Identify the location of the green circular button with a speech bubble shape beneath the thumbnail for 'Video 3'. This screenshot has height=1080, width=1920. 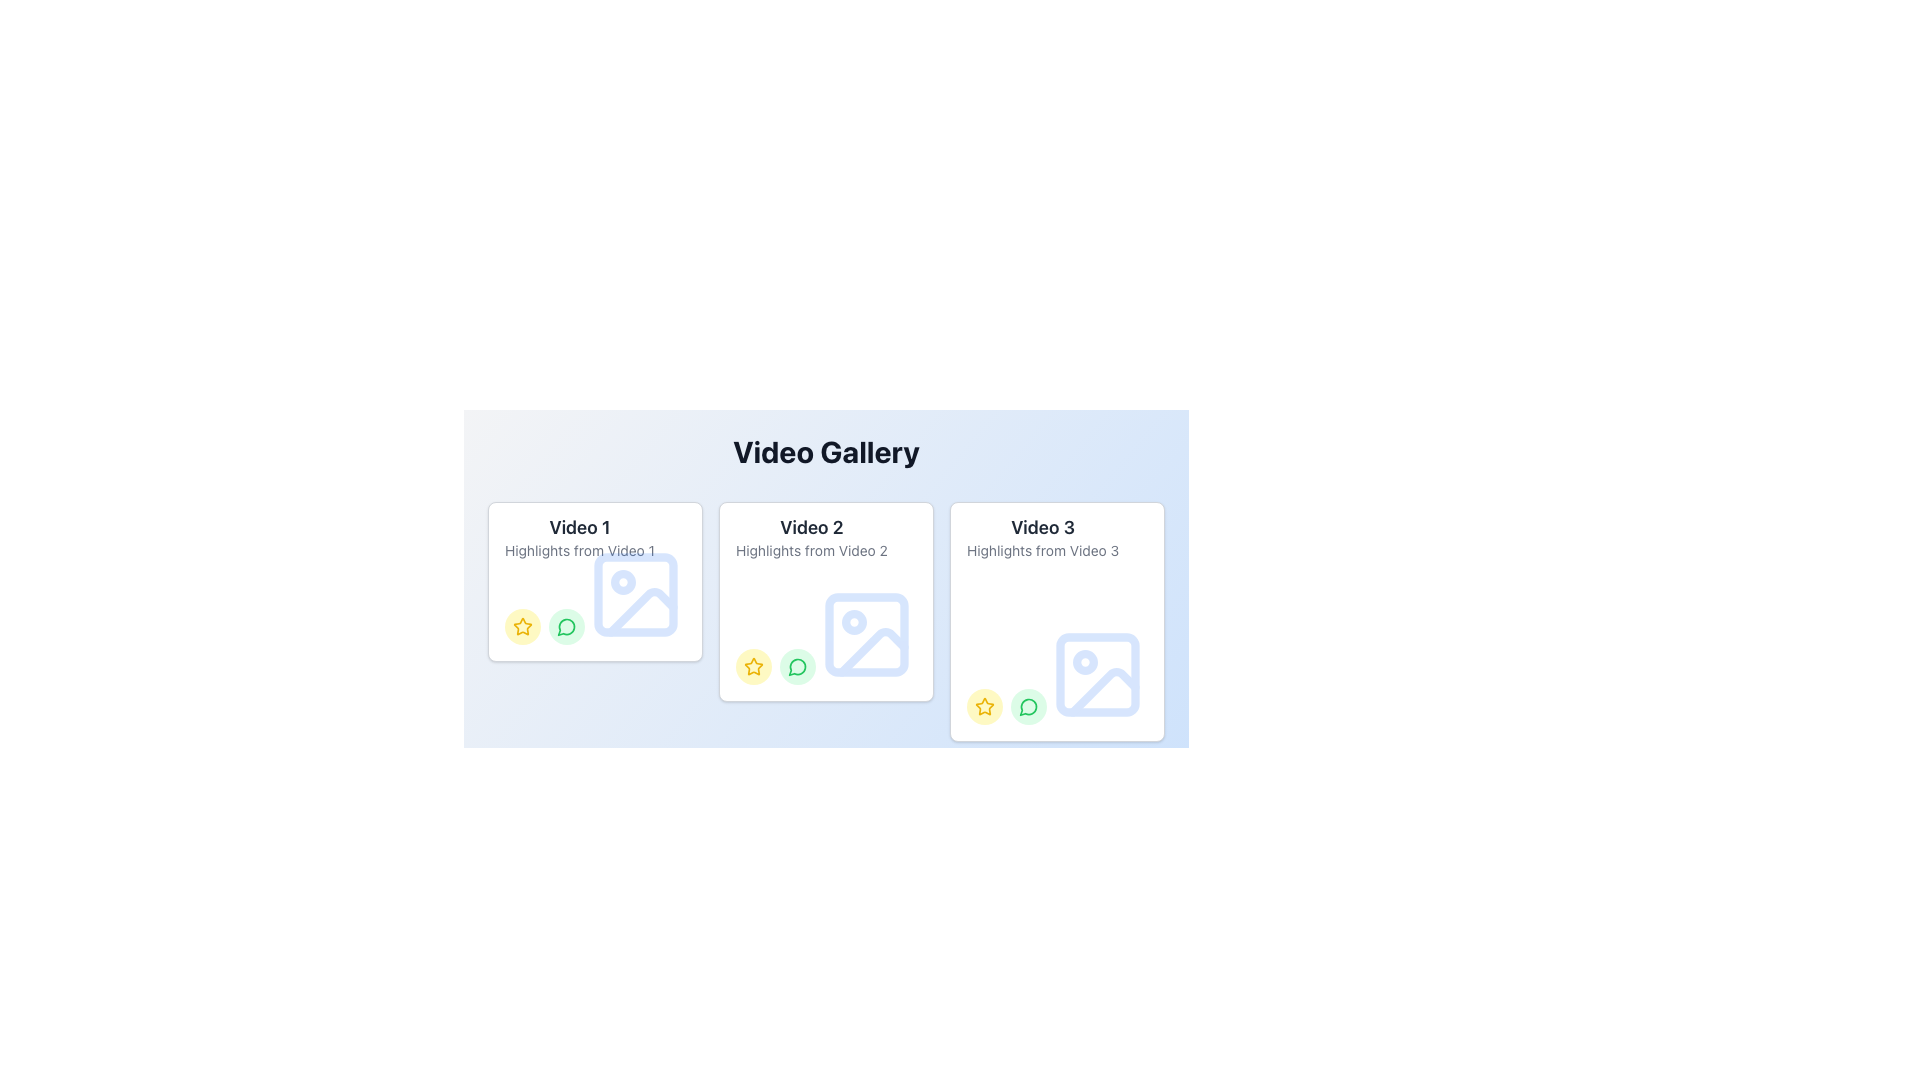
(1028, 705).